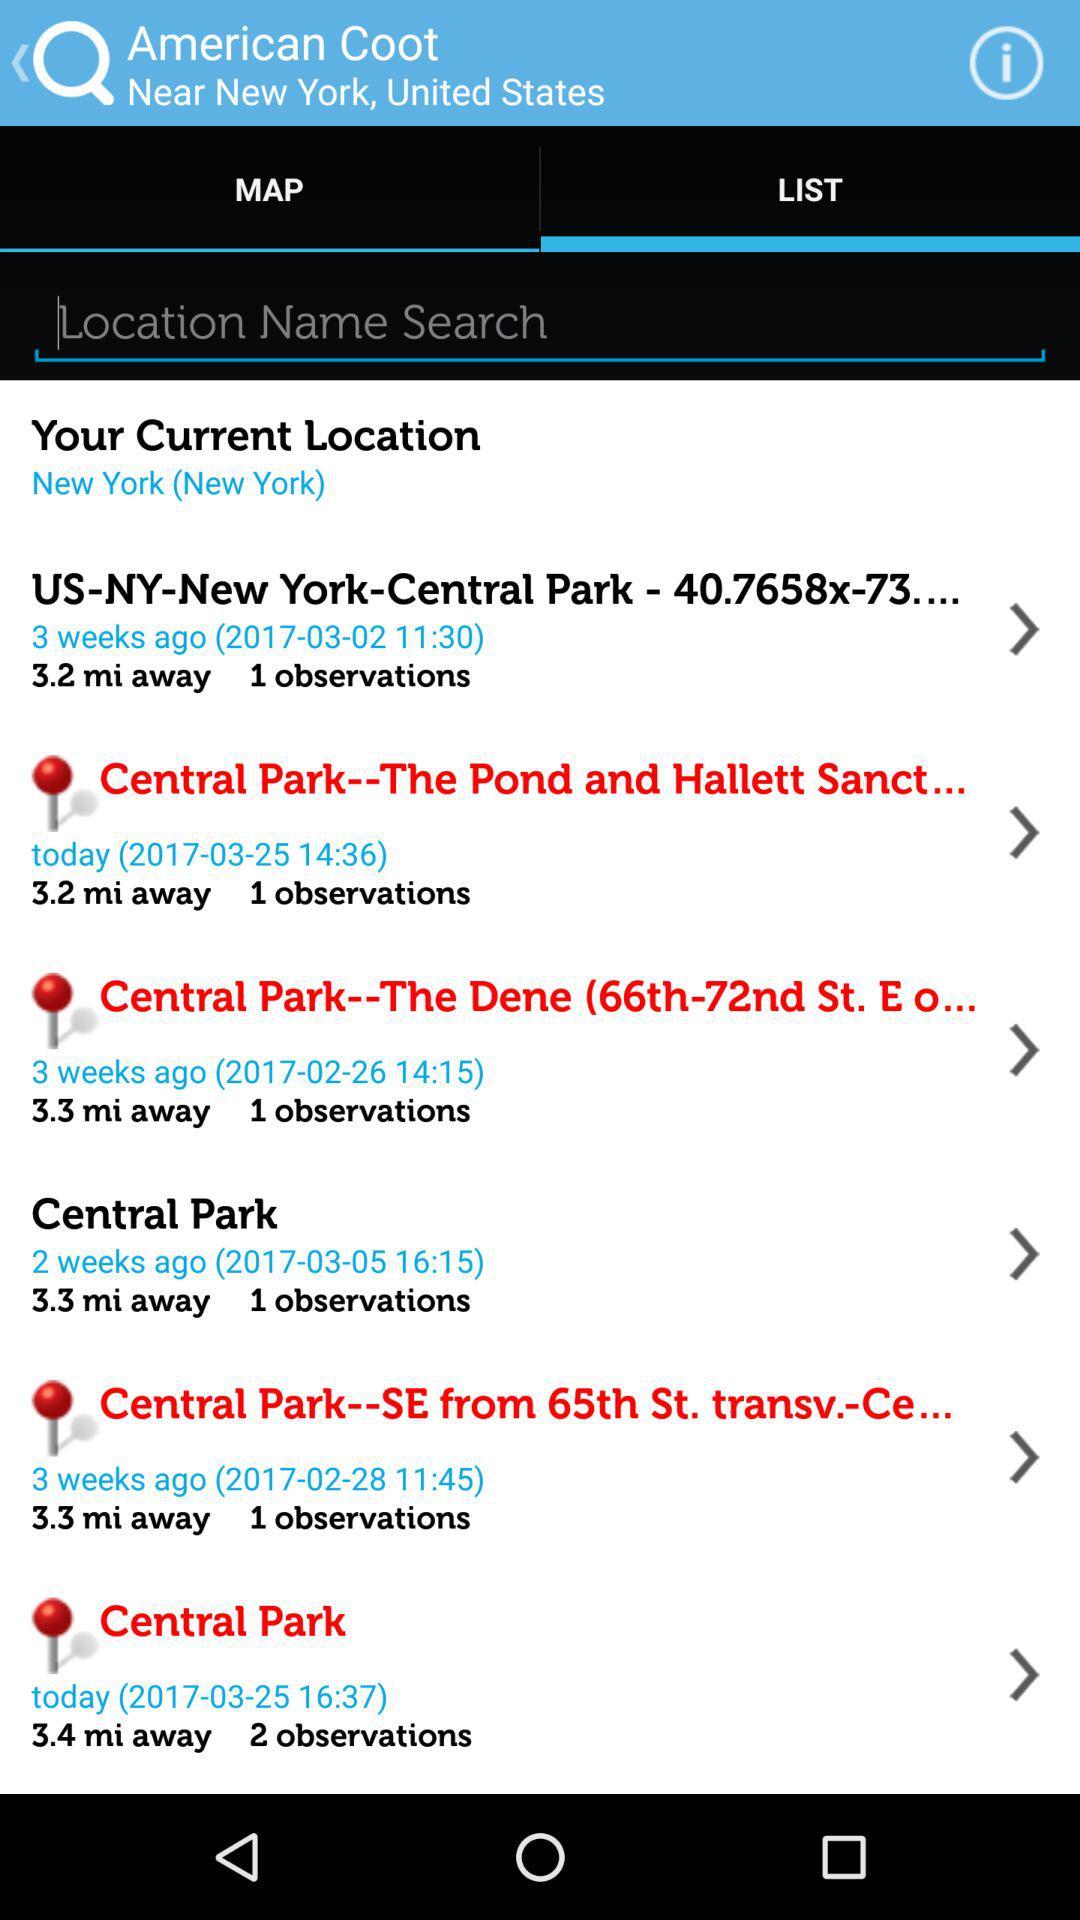  What do you see at coordinates (1024, 1674) in the screenshot?
I see `see informations` at bounding box center [1024, 1674].